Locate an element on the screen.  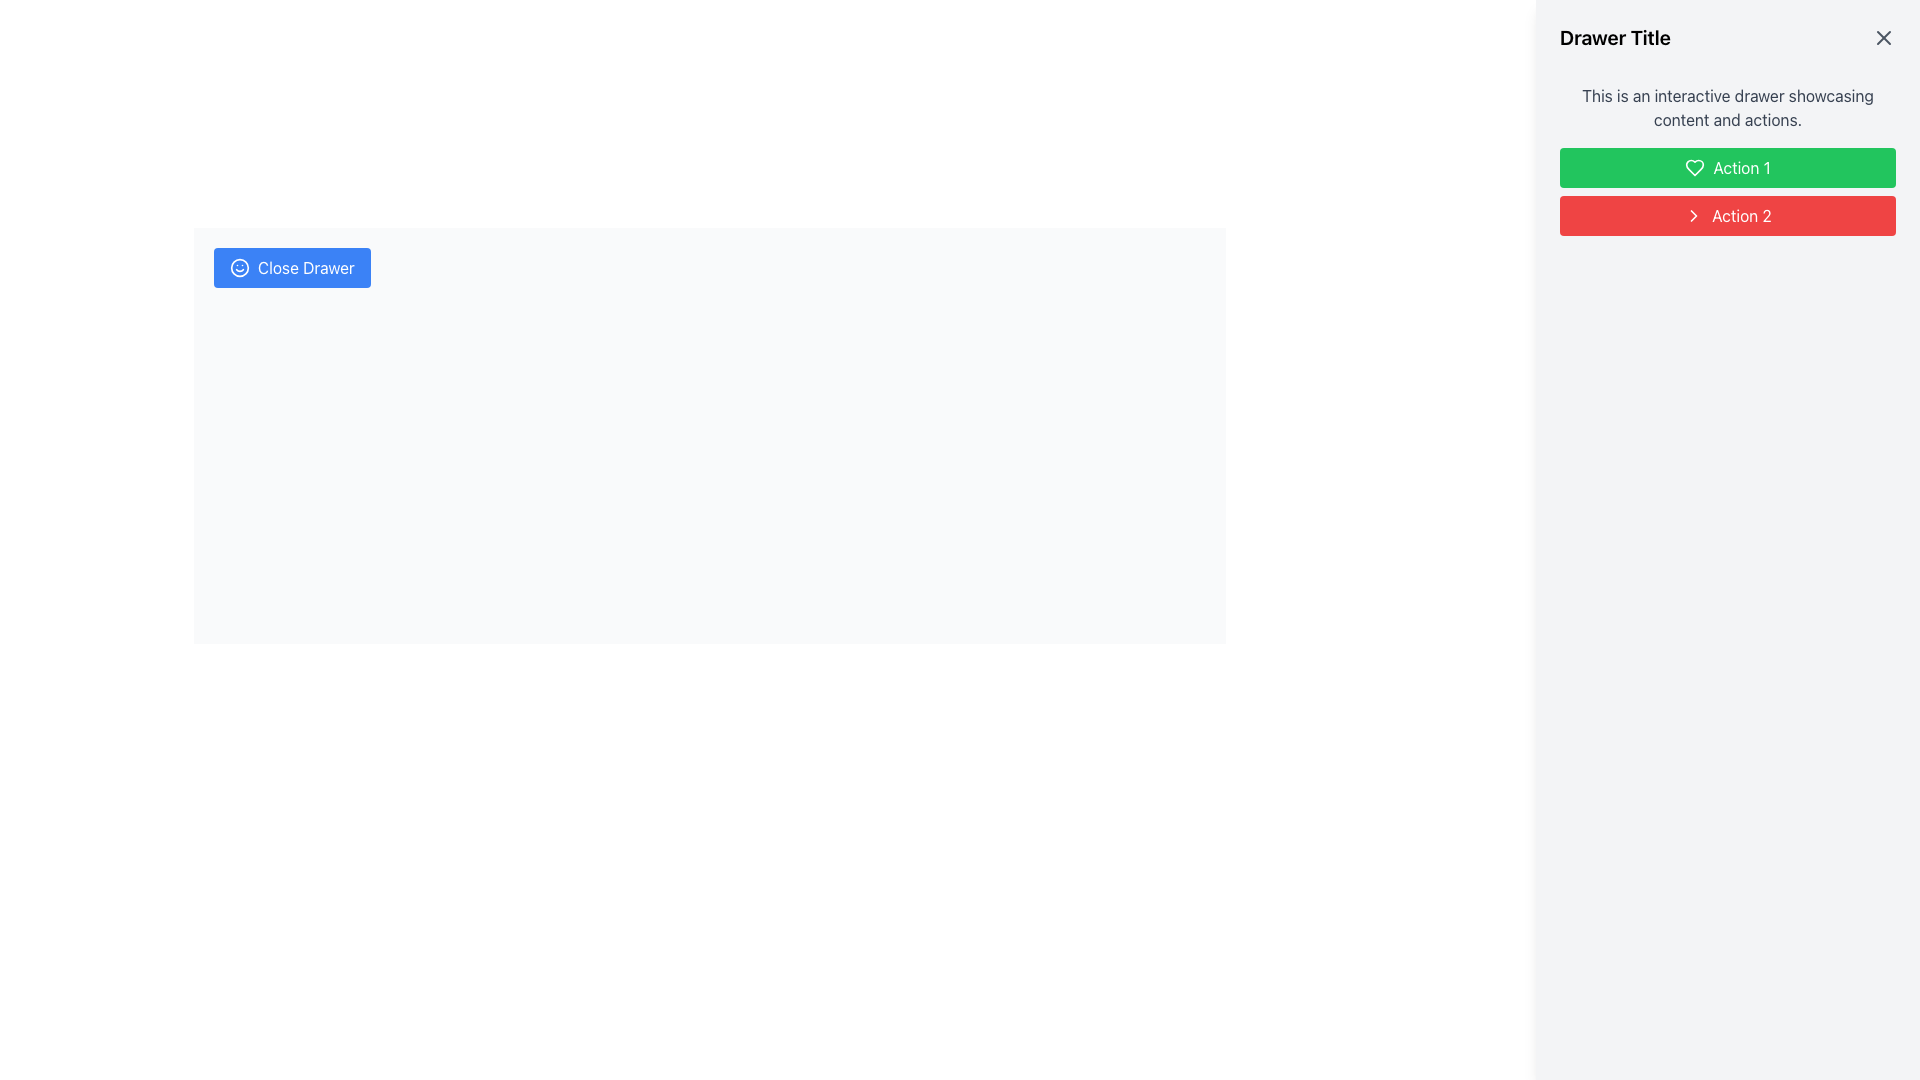
the 'Action 2' button located below the 'Action 1' button in the right-side drawer, which has a white font on a red background and rounded corners is located at coordinates (1741, 216).